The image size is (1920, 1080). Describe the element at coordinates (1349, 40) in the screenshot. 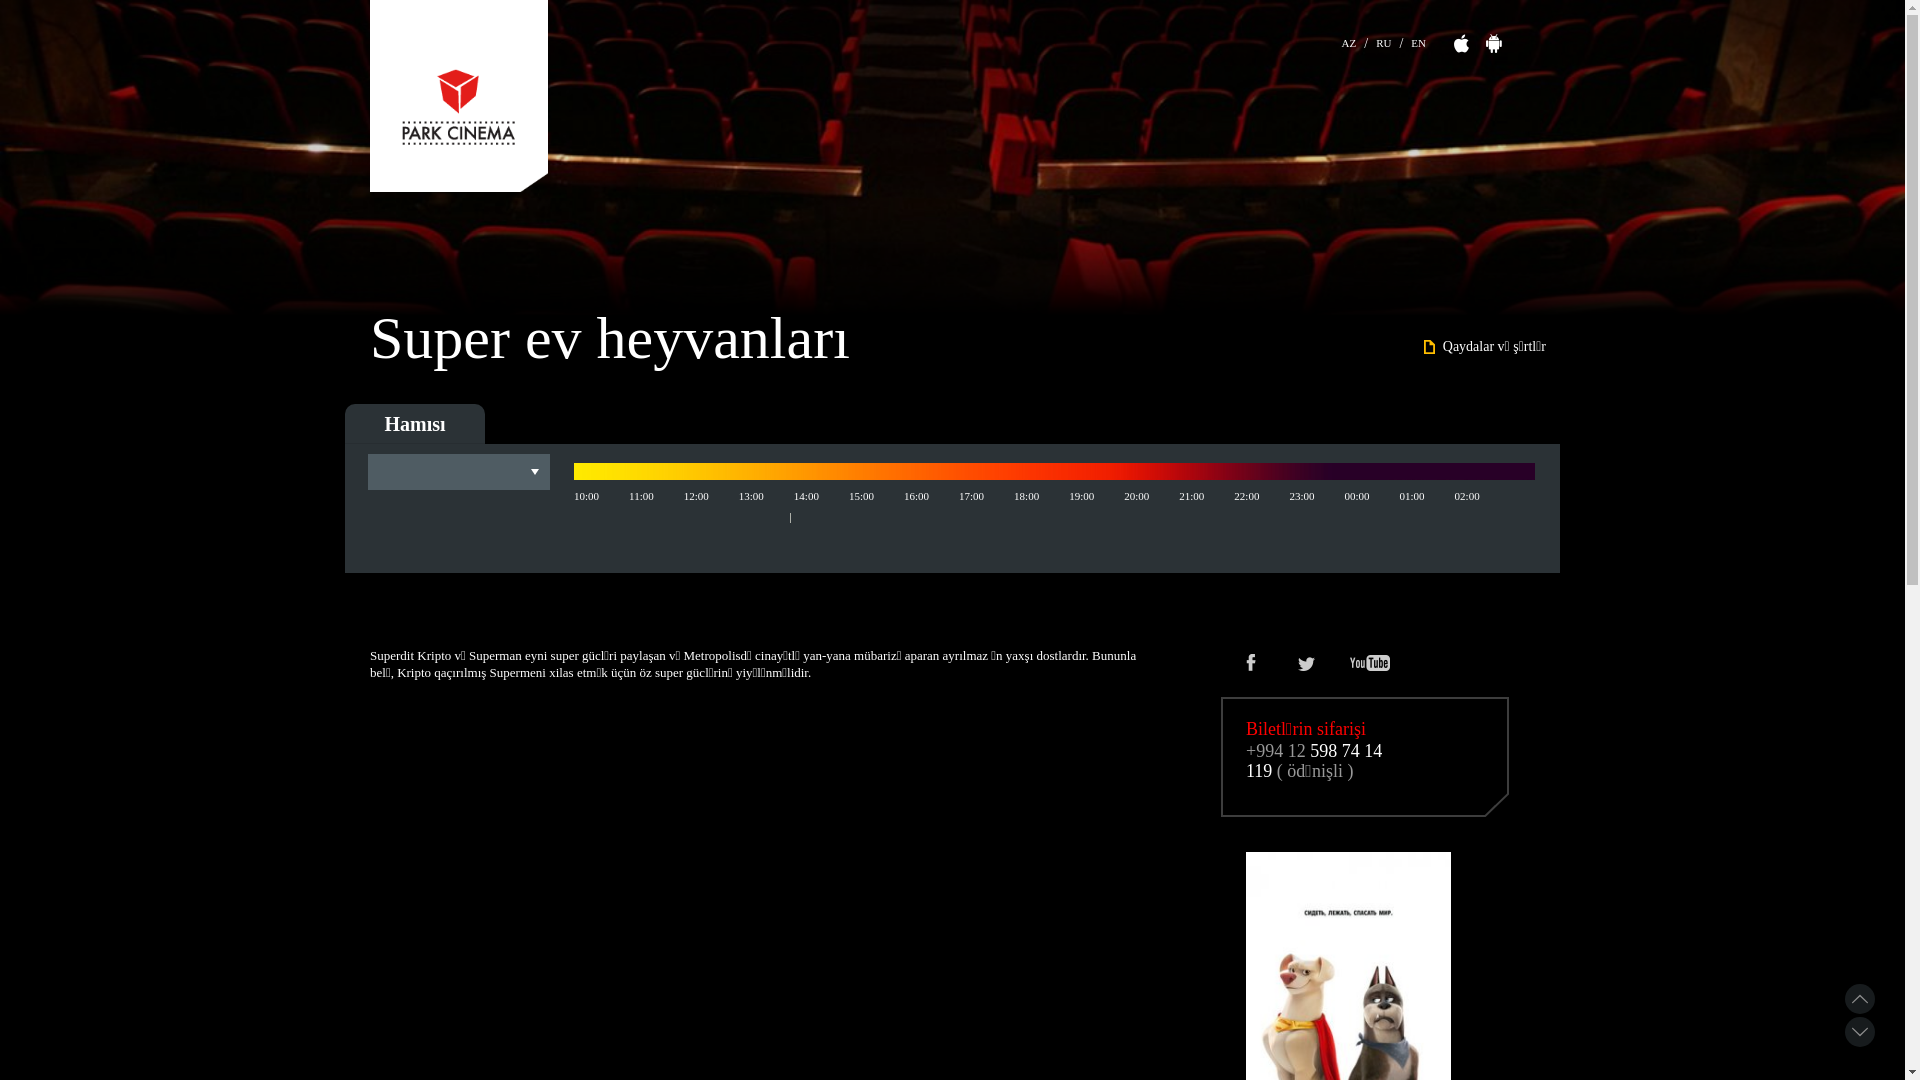

I see `'AZ'` at that location.